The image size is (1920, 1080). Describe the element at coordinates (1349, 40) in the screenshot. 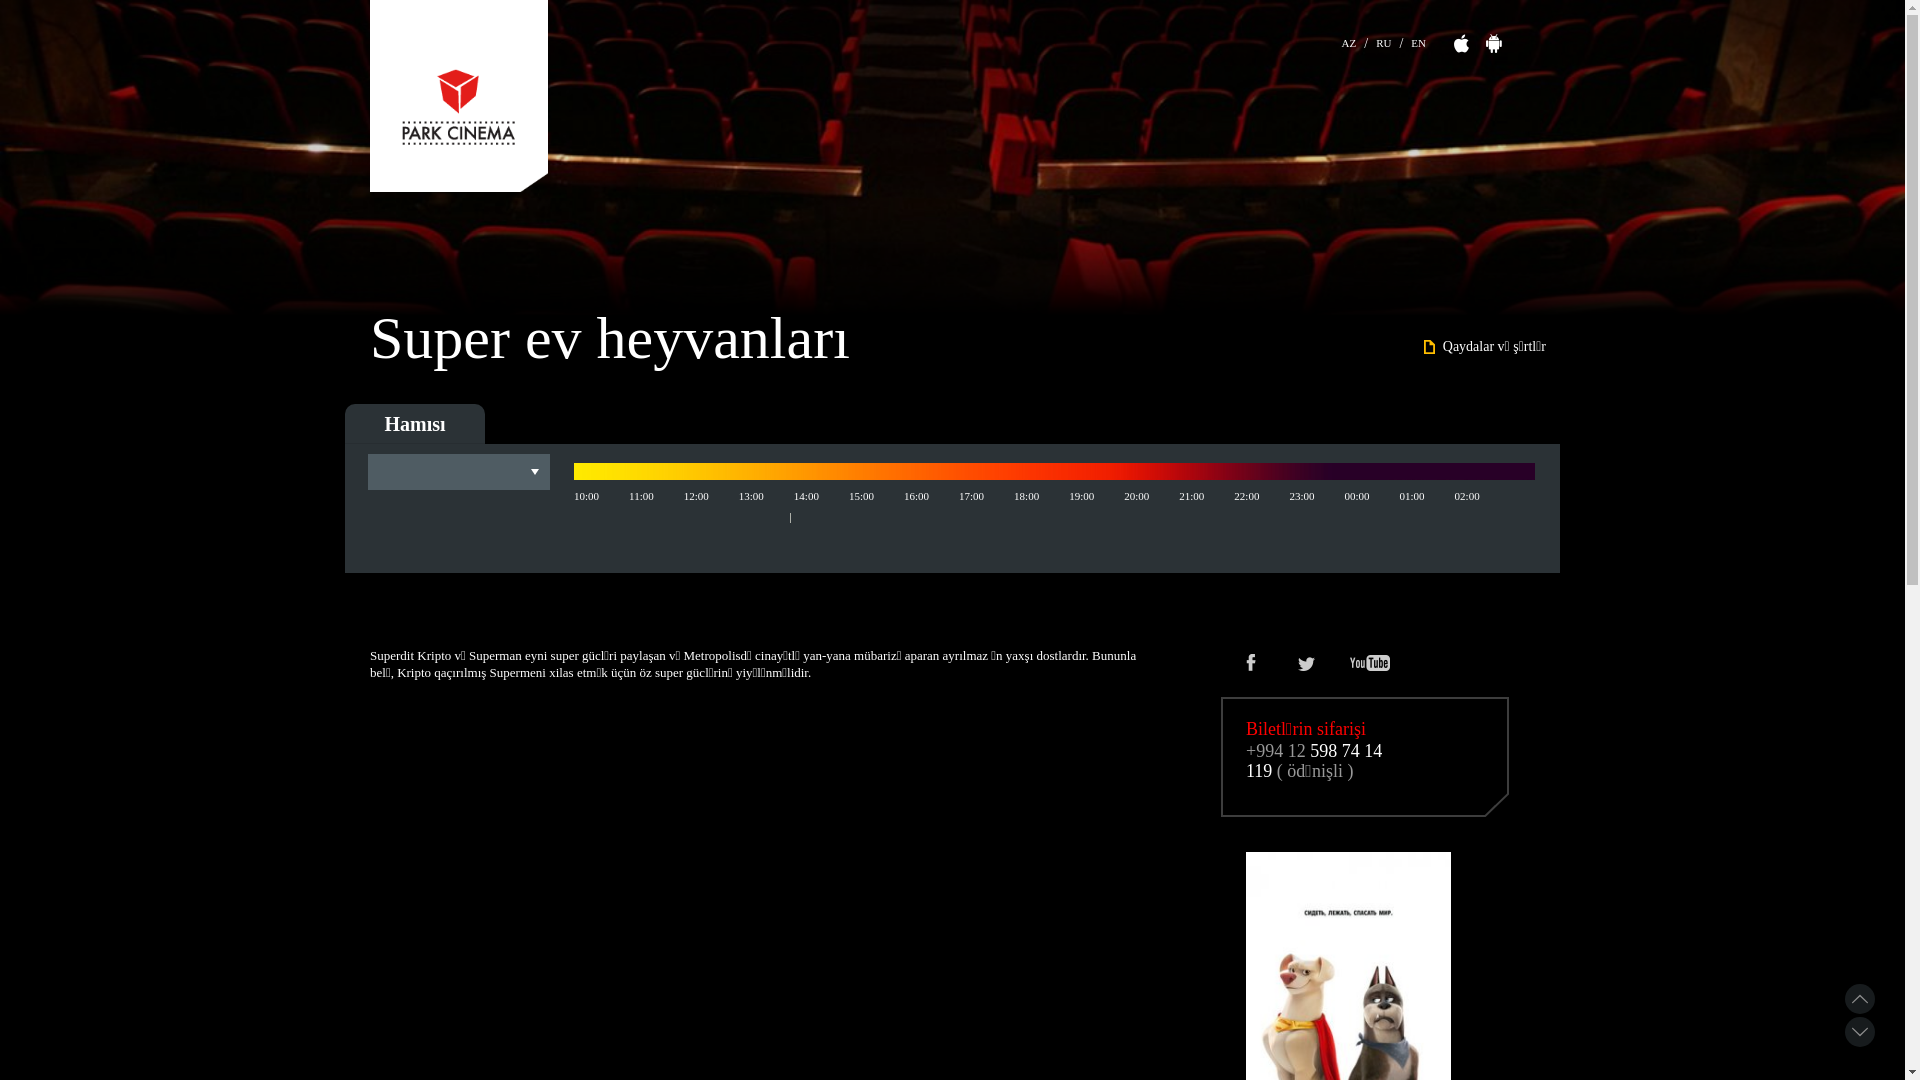

I see `'AZ'` at that location.